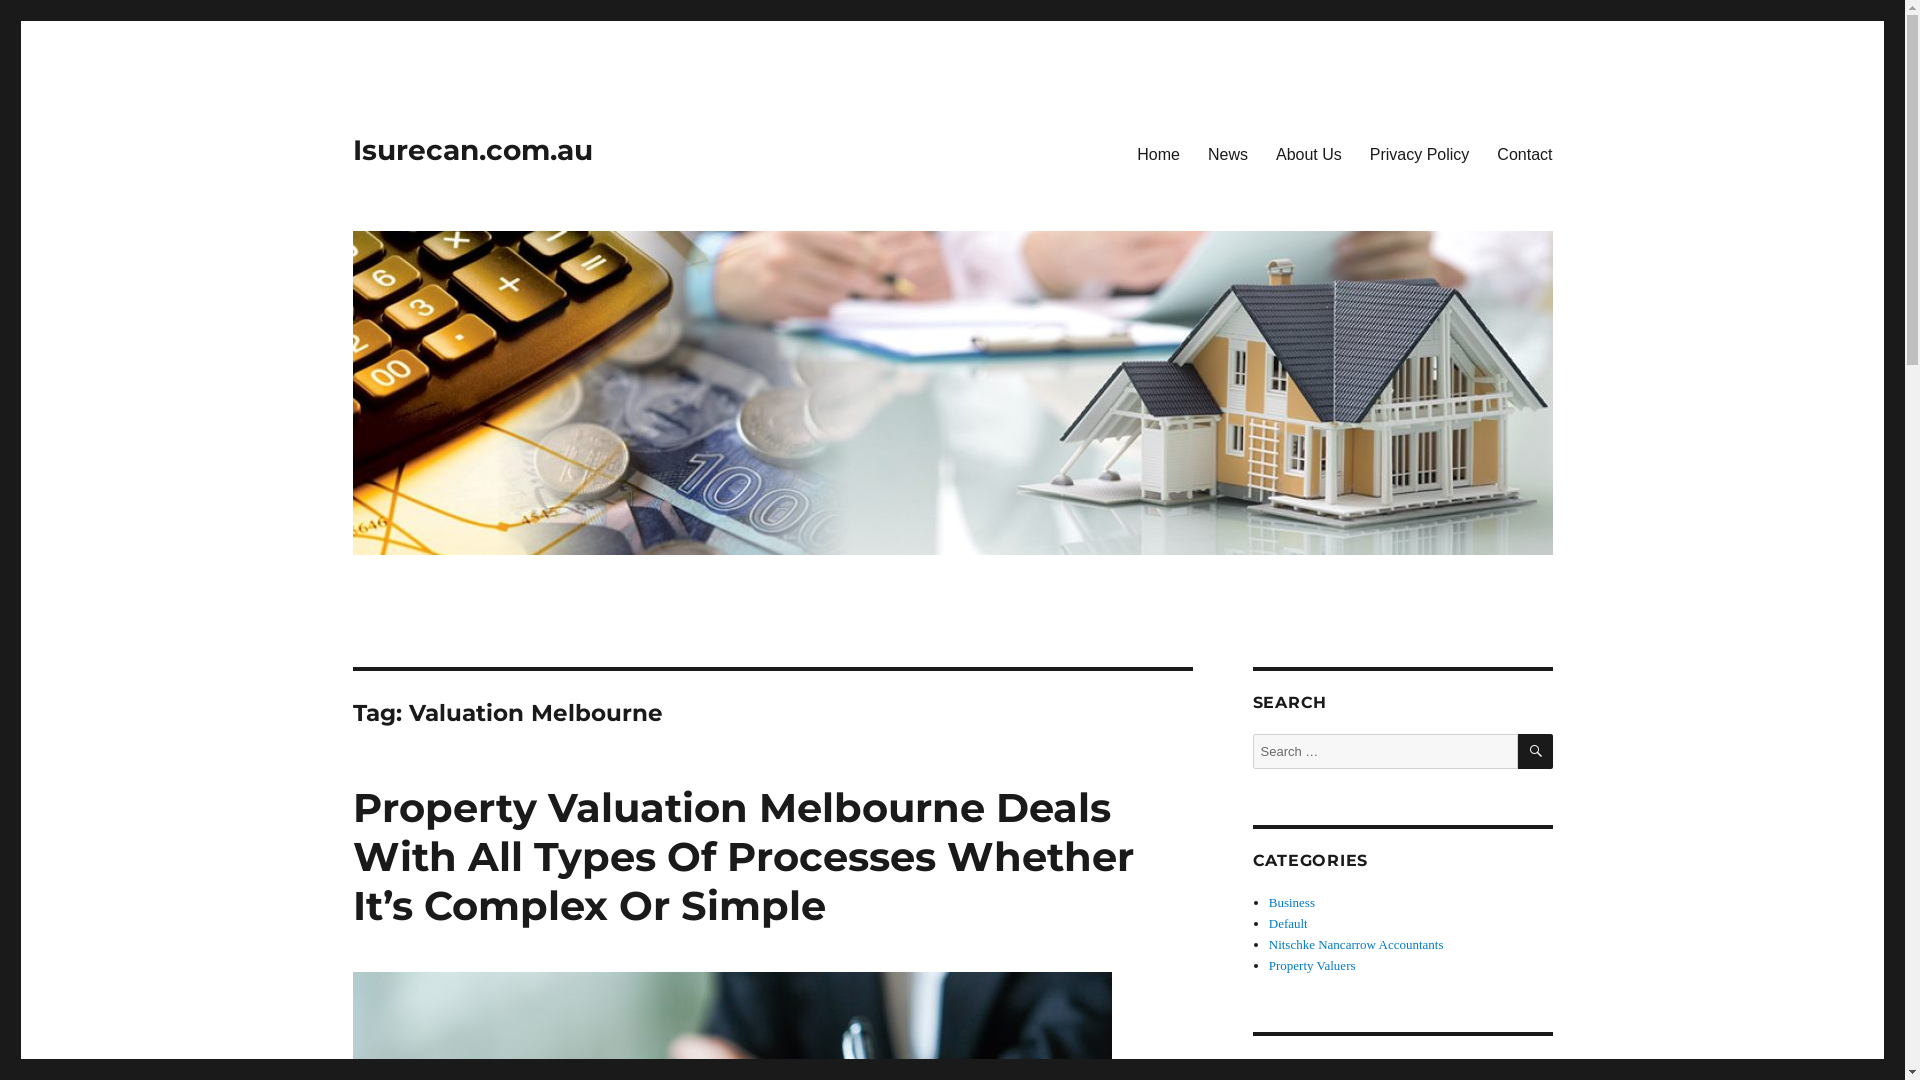 The height and width of the screenshot is (1080, 1920). Describe the element at coordinates (1356, 153) in the screenshot. I see `'Privacy Policy'` at that location.